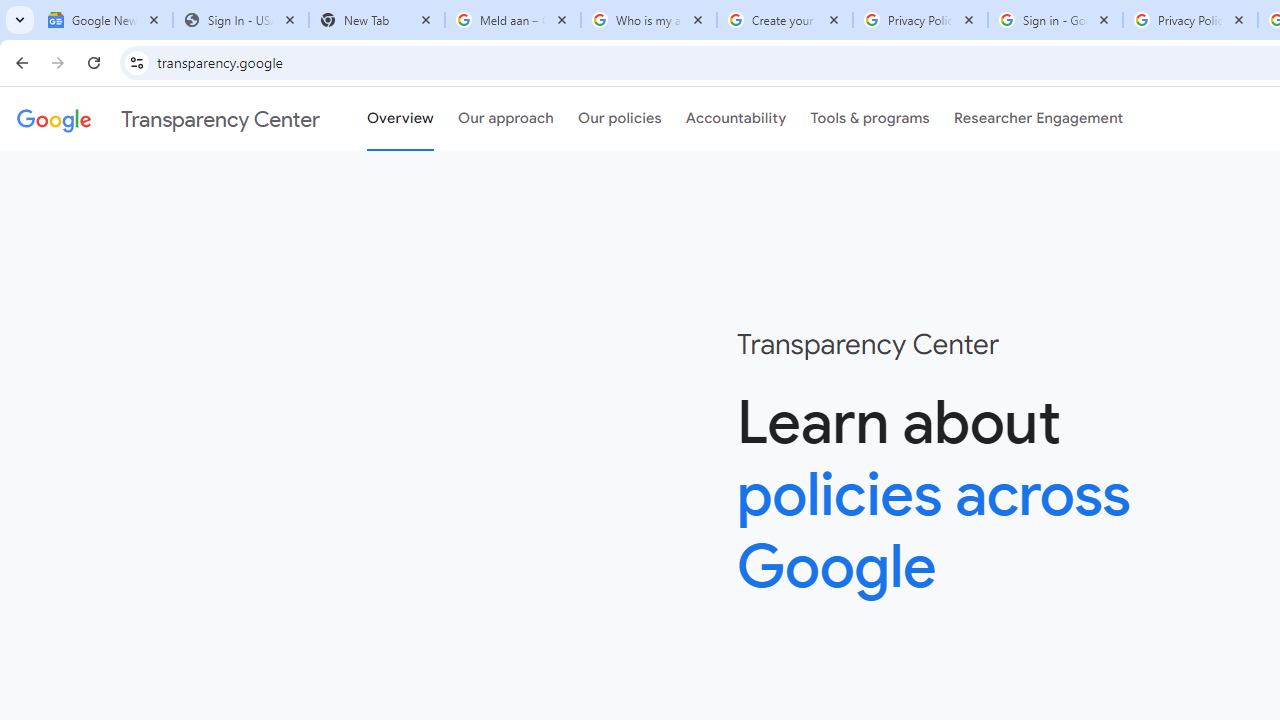  I want to click on 'Accountability', so click(735, 119).